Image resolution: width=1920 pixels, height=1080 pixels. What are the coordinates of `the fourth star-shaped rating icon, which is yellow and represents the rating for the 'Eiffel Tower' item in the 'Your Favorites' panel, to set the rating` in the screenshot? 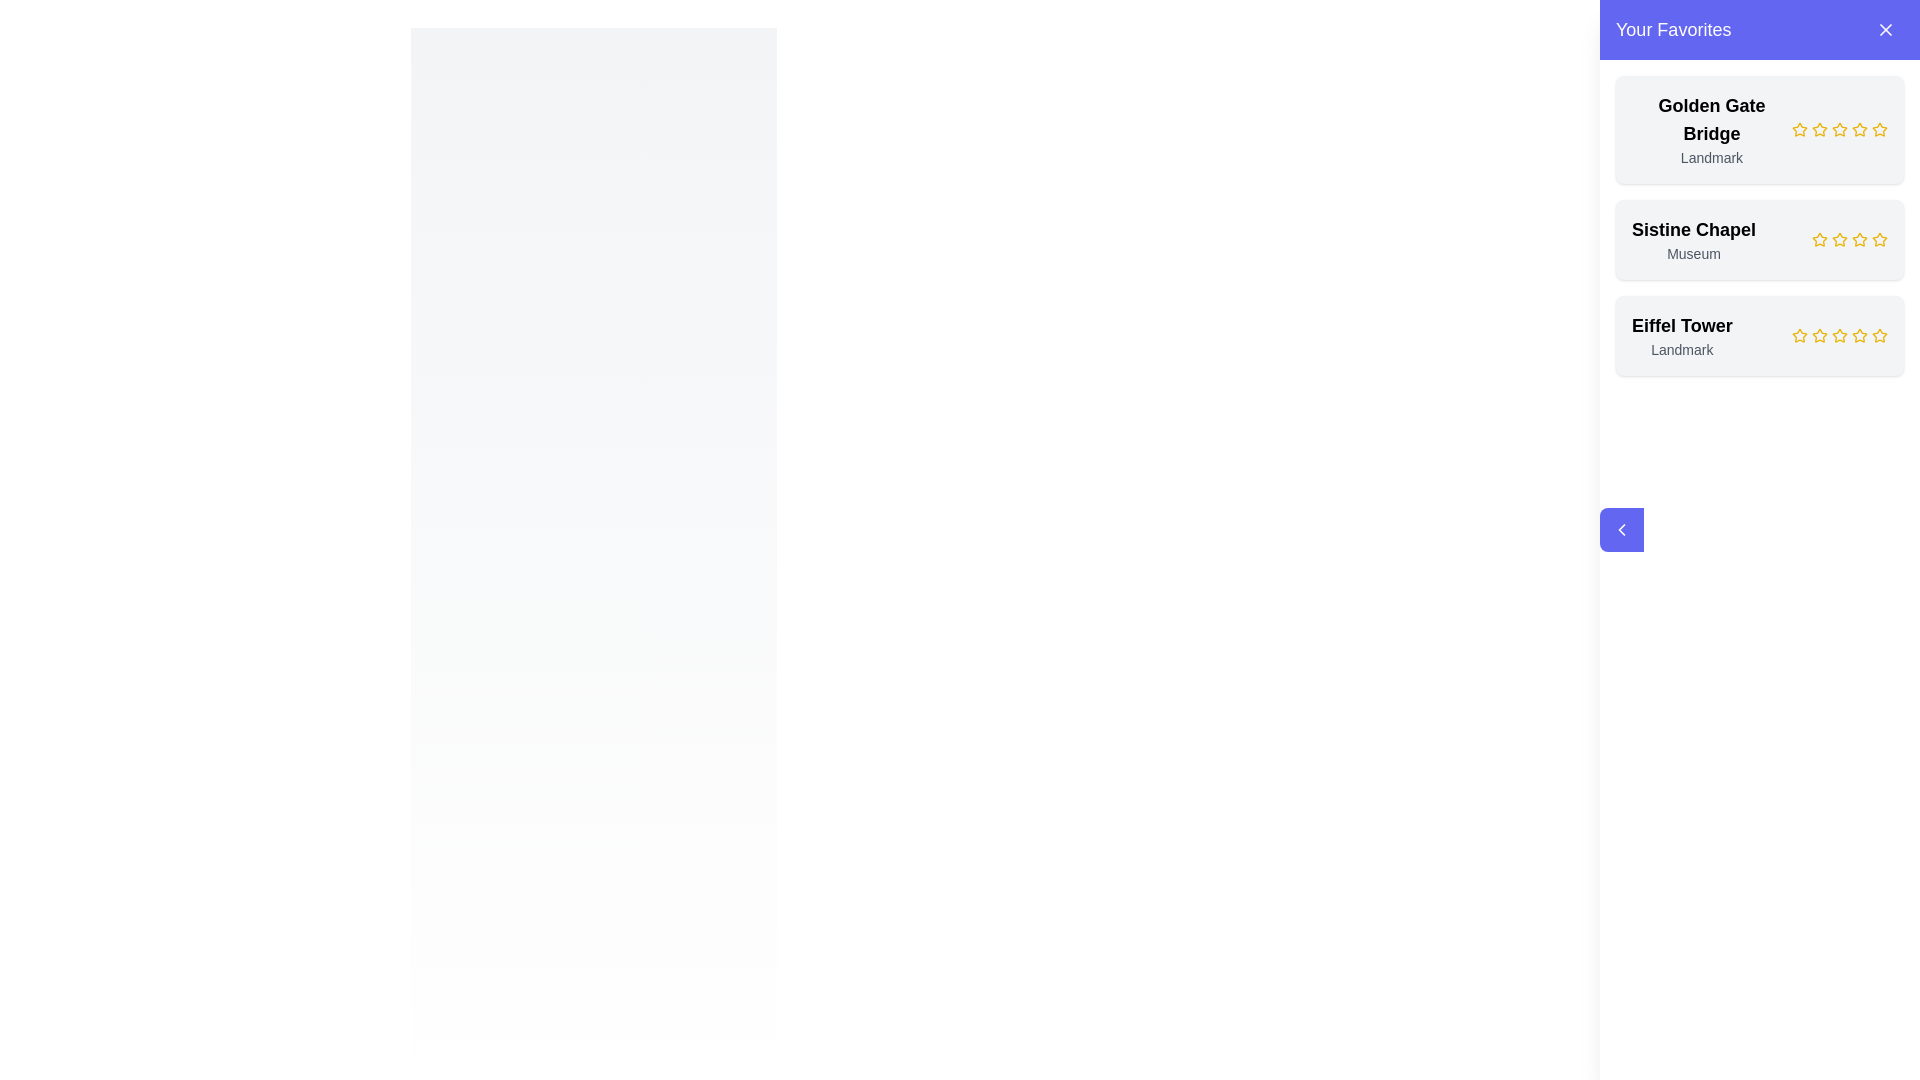 It's located at (1839, 334).